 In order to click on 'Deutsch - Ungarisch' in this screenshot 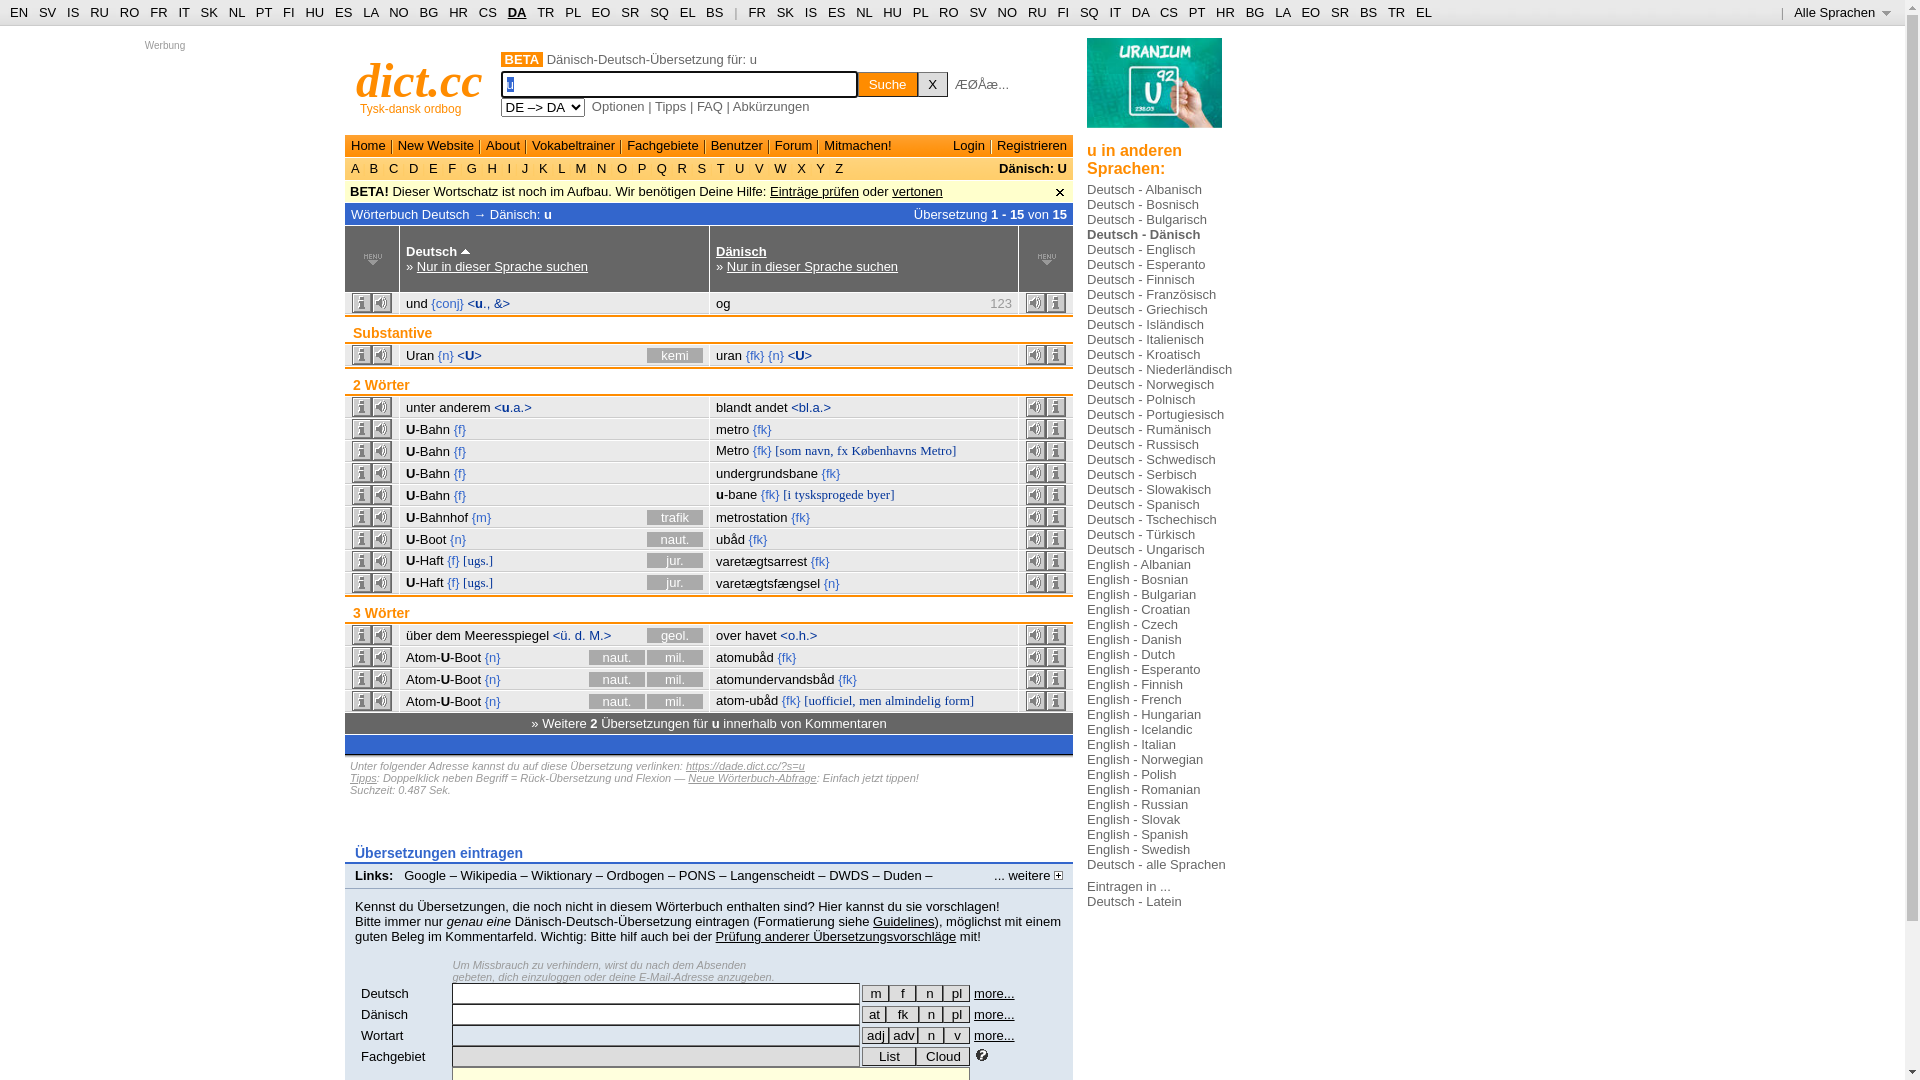, I will do `click(1146, 549)`.